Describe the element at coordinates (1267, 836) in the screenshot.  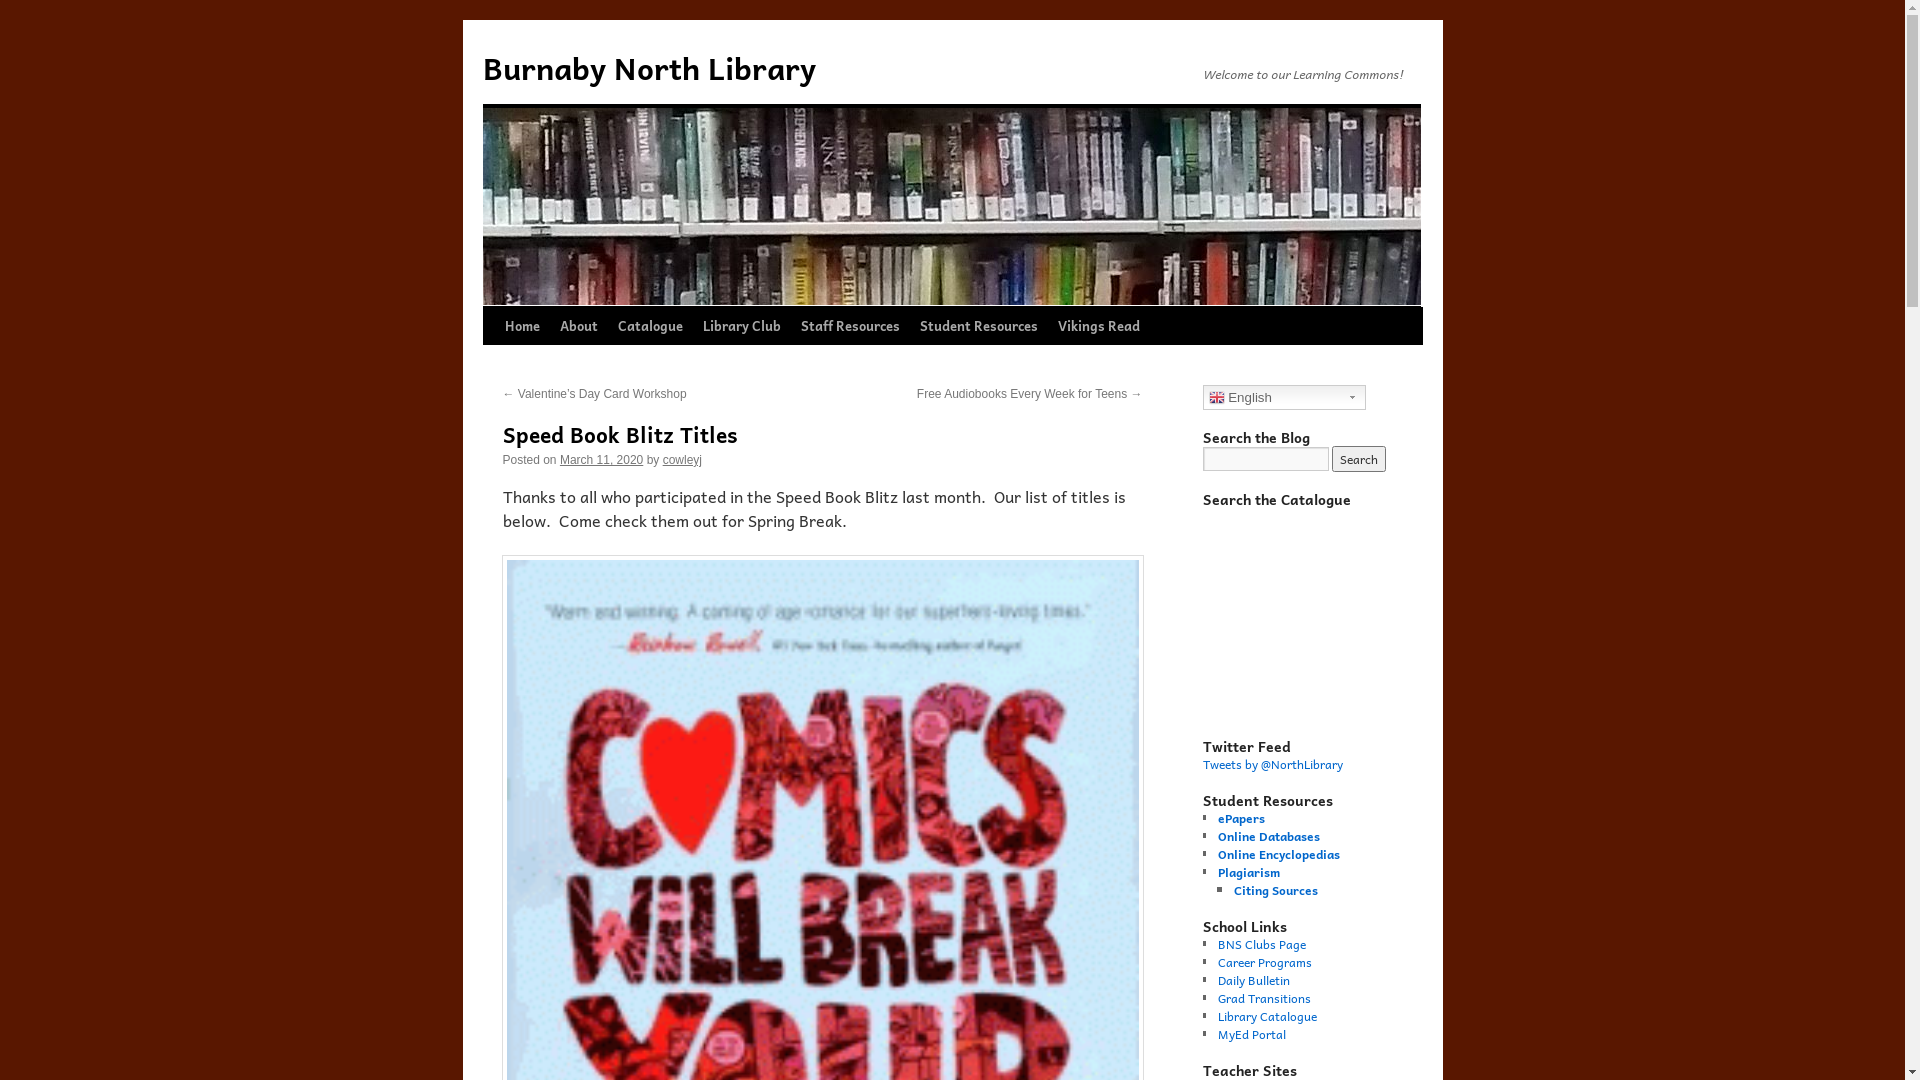
I see `'Online Databases'` at that location.